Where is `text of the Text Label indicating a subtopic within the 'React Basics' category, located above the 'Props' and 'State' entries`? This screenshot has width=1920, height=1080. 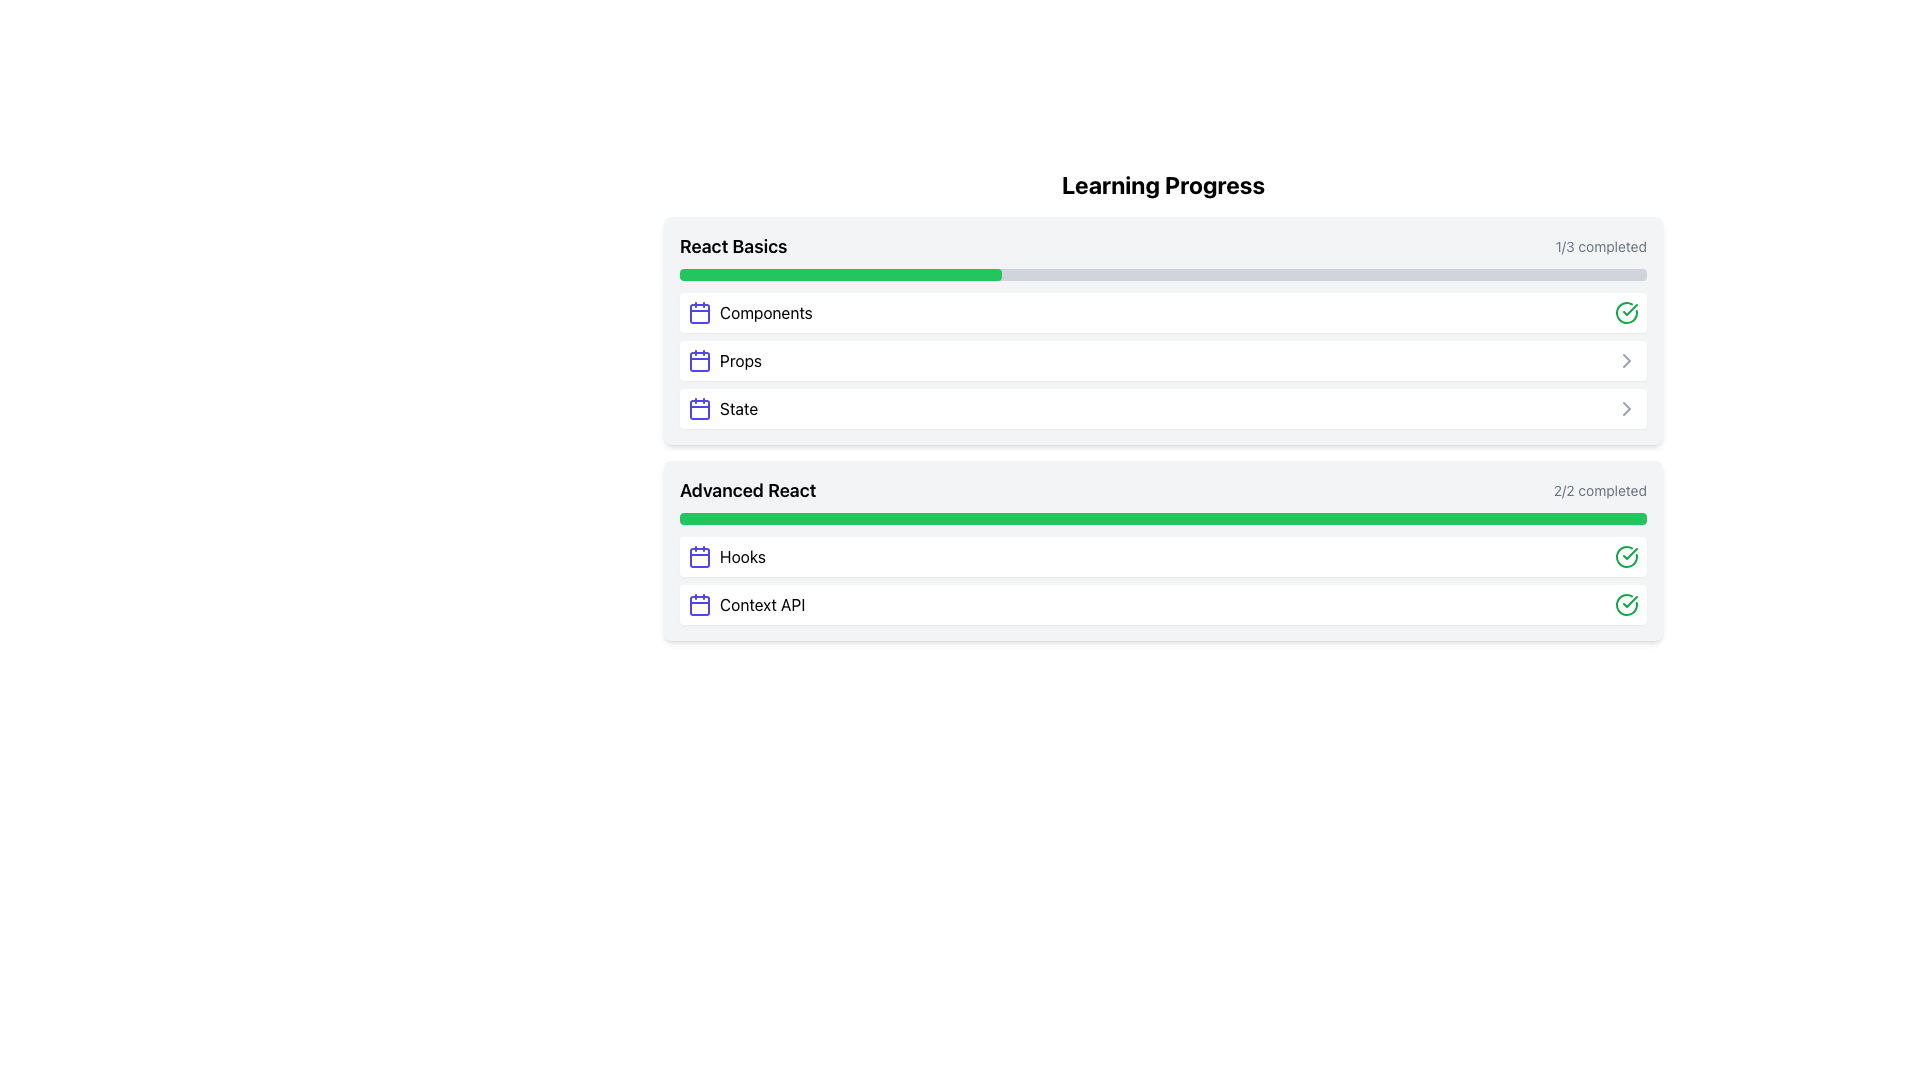
text of the Text Label indicating a subtopic within the 'React Basics' category, located above the 'Props' and 'State' entries is located at coordinates (765, 312).